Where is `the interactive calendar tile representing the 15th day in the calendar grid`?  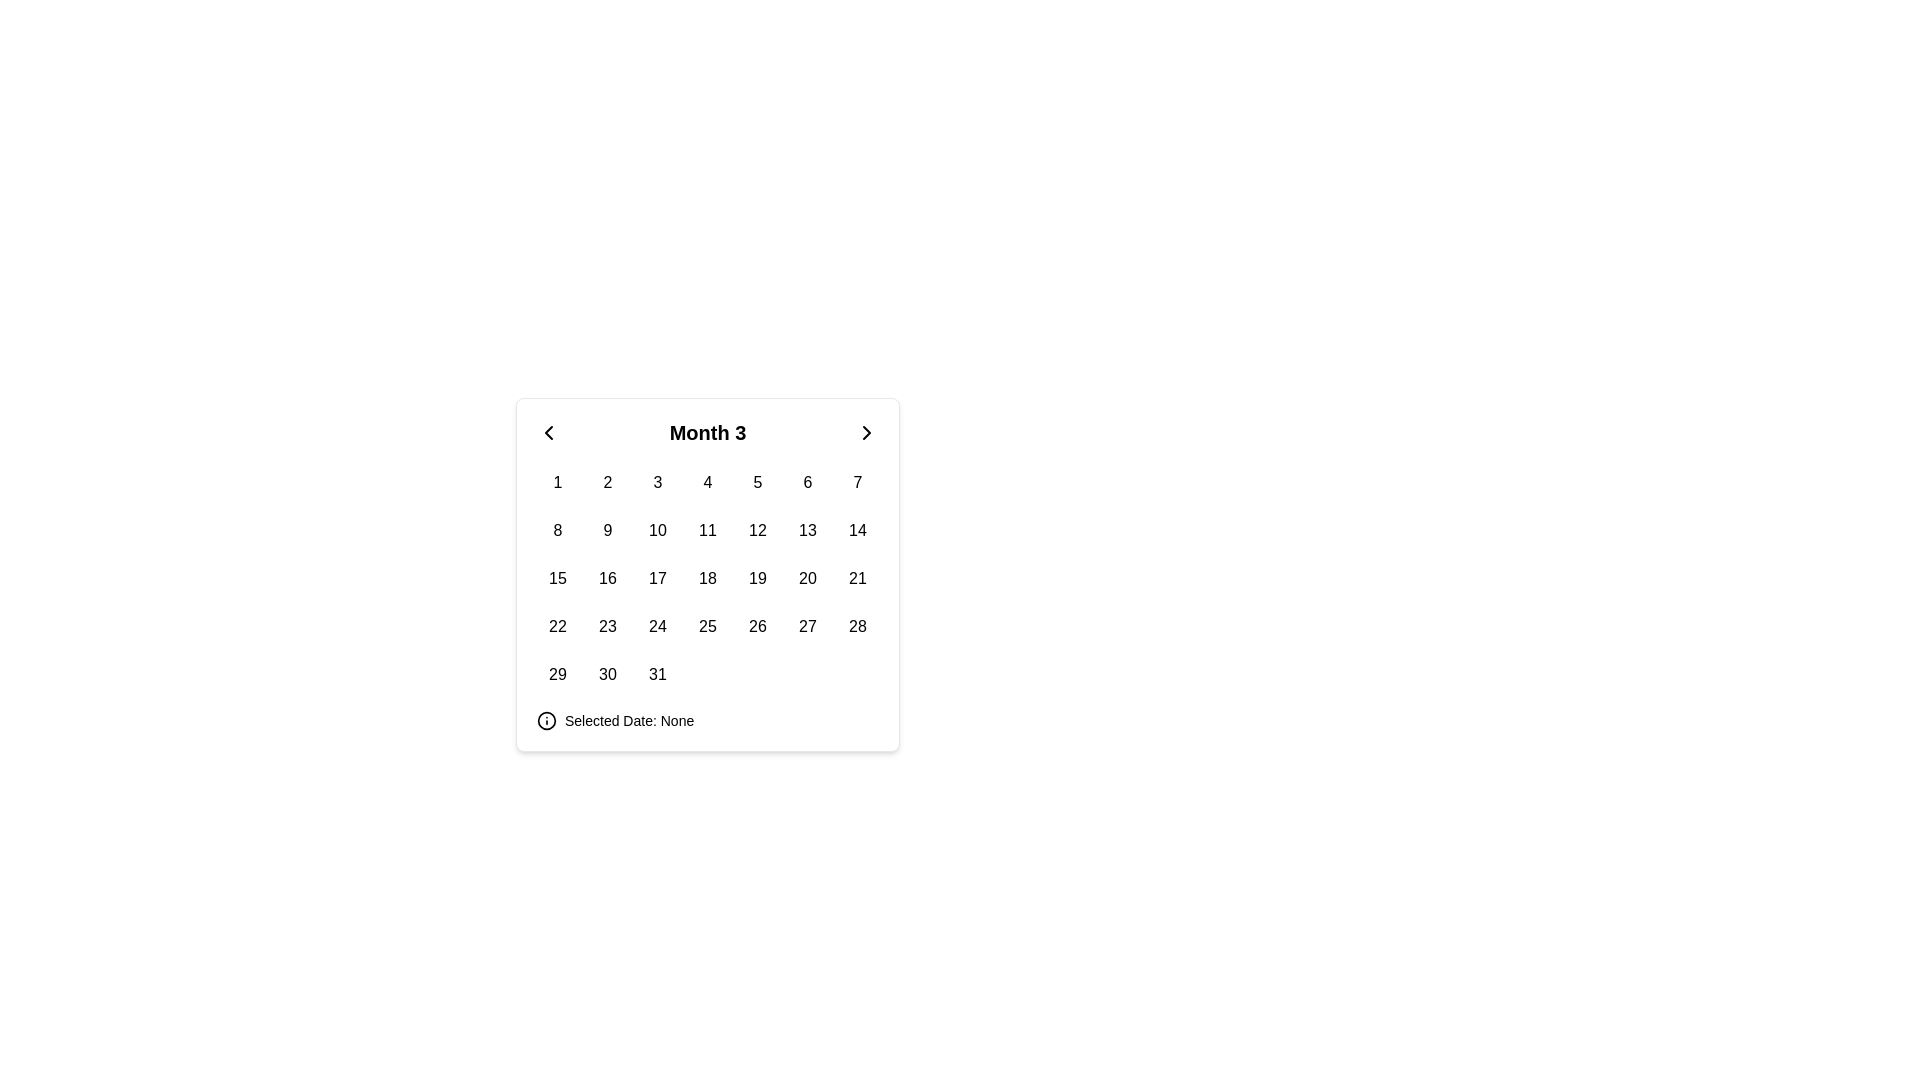 the interactive calendar tile representing the 15th day in the calendar grid is located at coordinates (557, 578).